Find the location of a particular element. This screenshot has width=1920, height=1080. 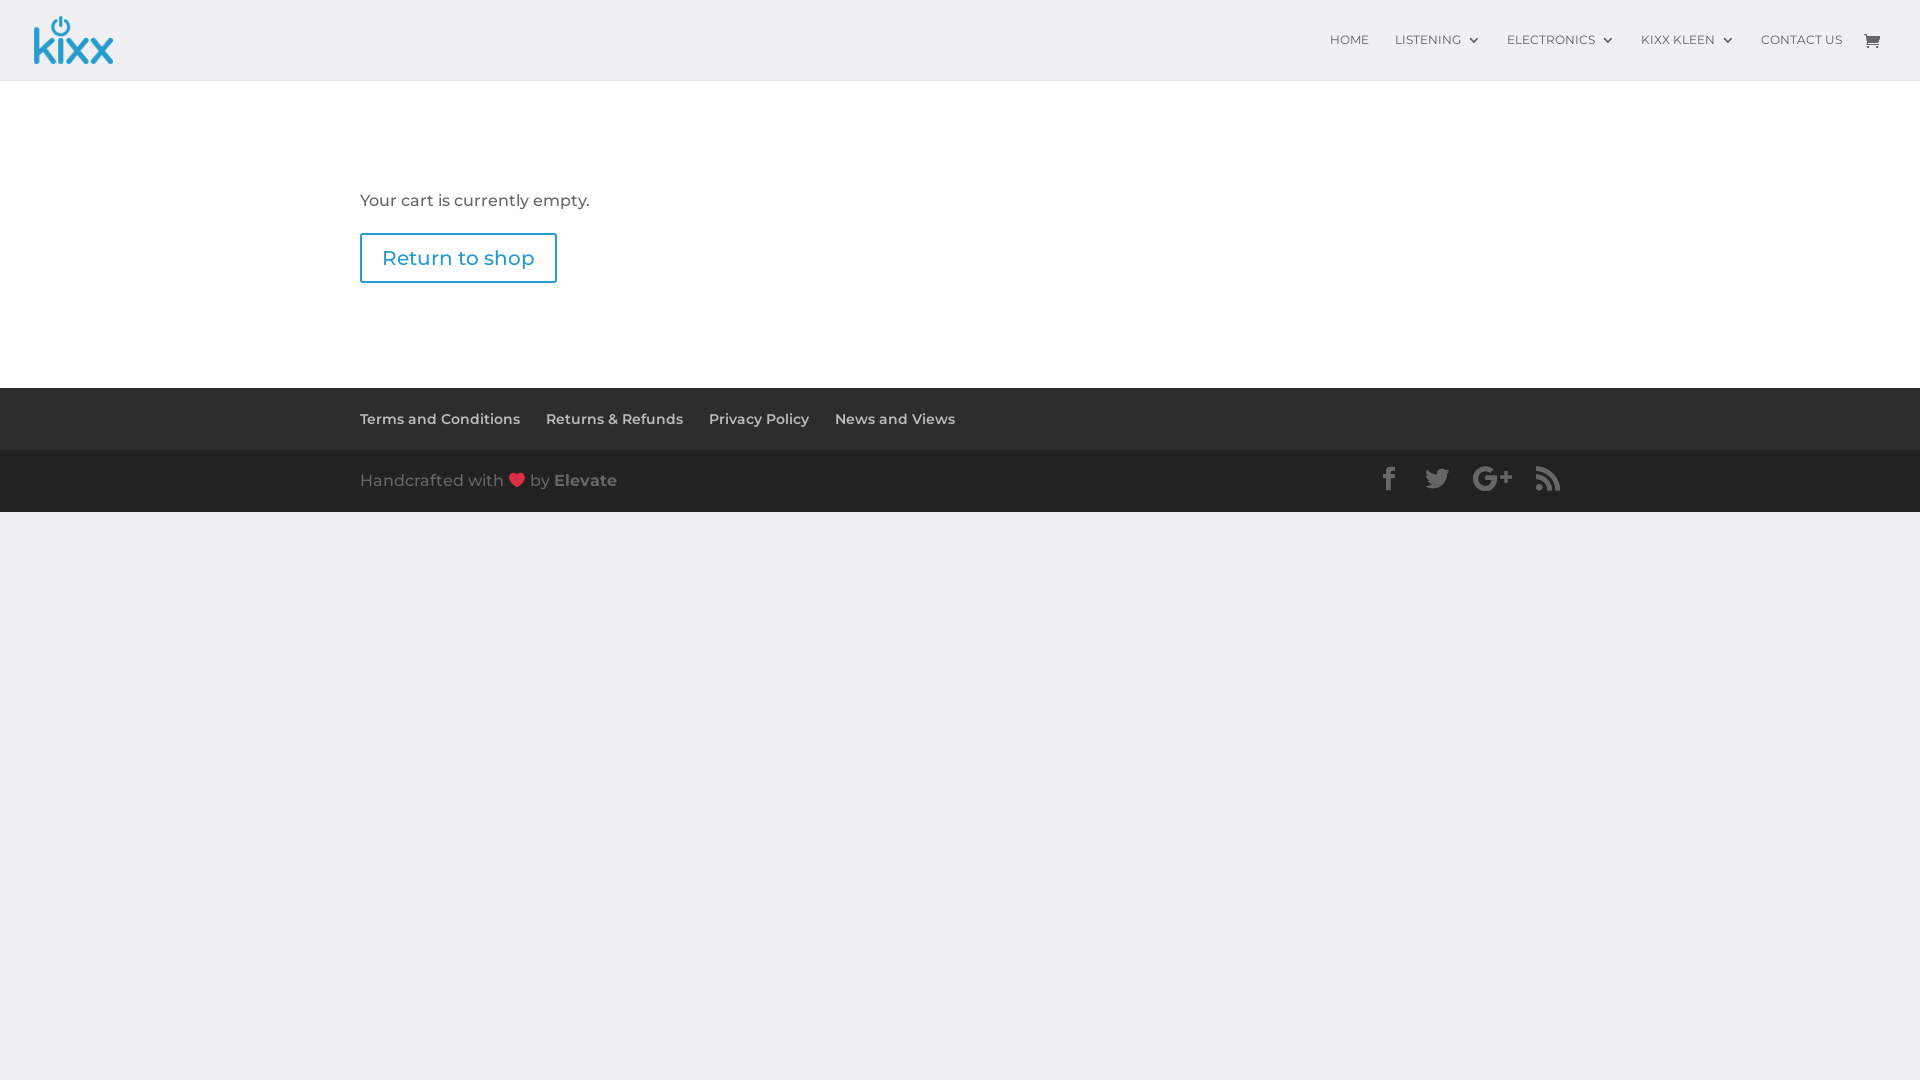

'Privacy Policy' is located at coordinates (757, 418).